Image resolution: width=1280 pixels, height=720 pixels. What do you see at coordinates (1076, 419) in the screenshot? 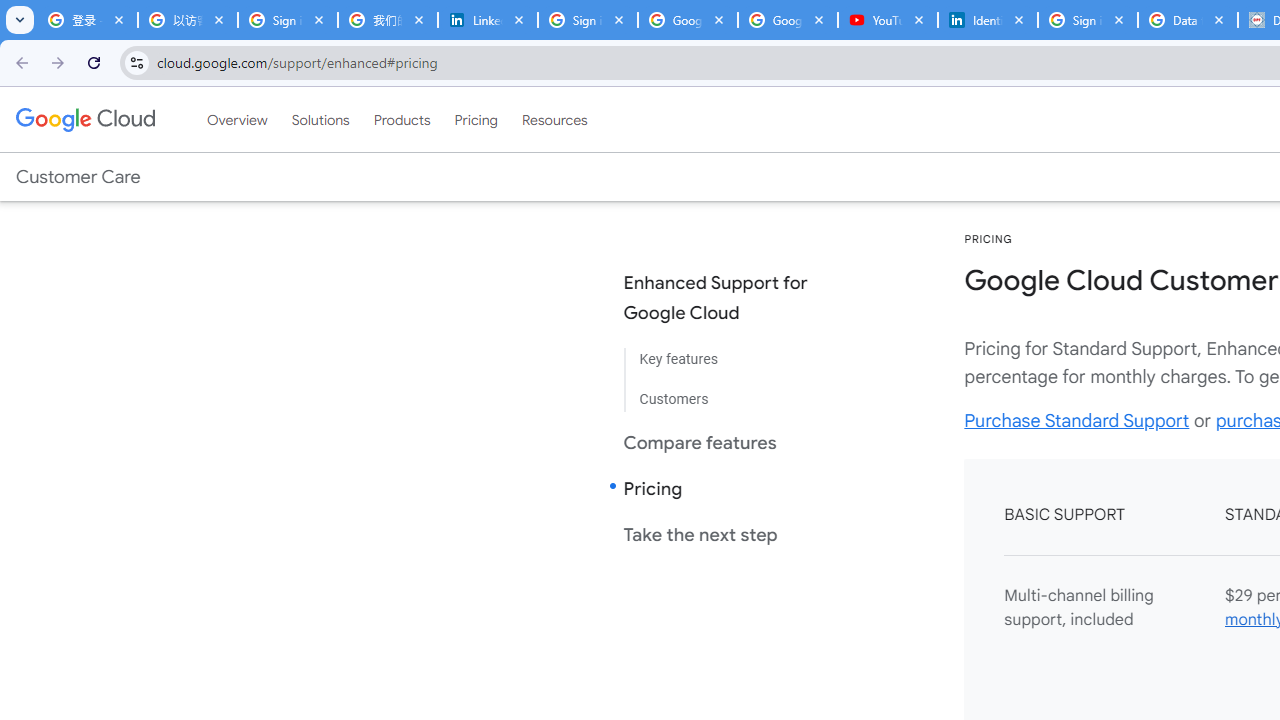
I see `'Purchase Standard Support'` at bounding box center [1076, 419].